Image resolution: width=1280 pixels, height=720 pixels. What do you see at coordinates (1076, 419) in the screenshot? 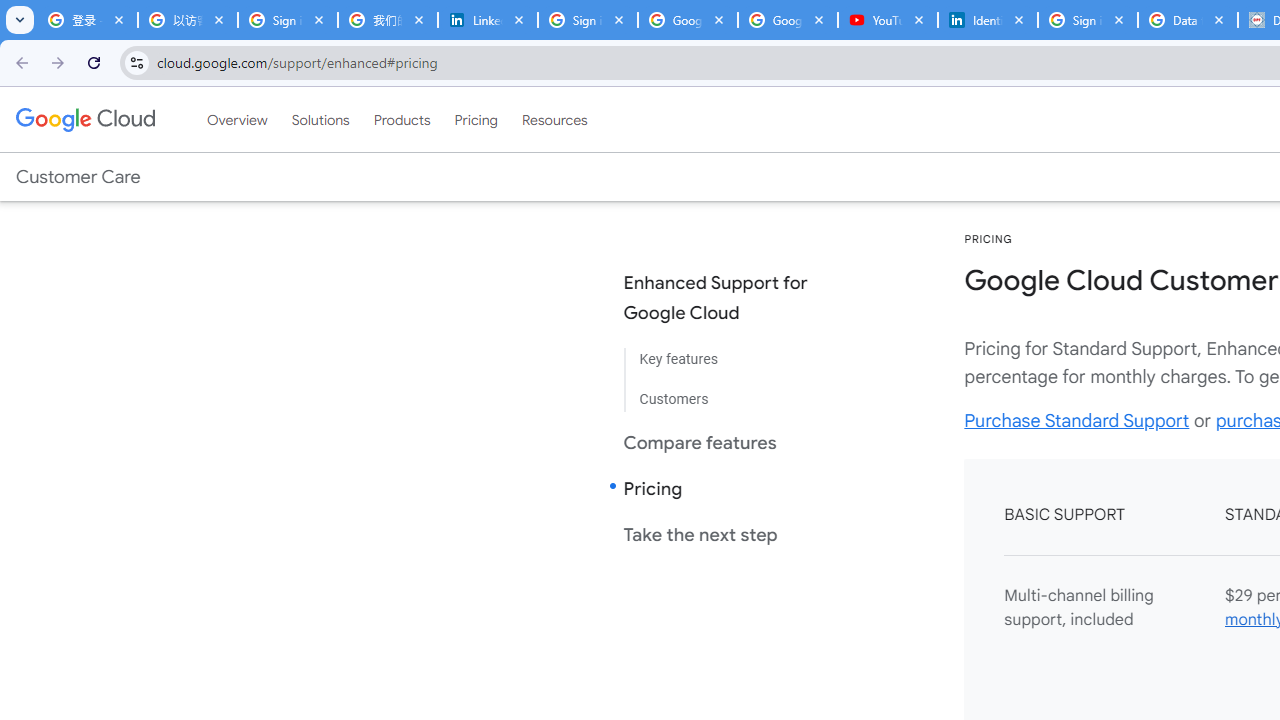
I see `'Purchase Standard Support'` at bounding box center [1076, 419].